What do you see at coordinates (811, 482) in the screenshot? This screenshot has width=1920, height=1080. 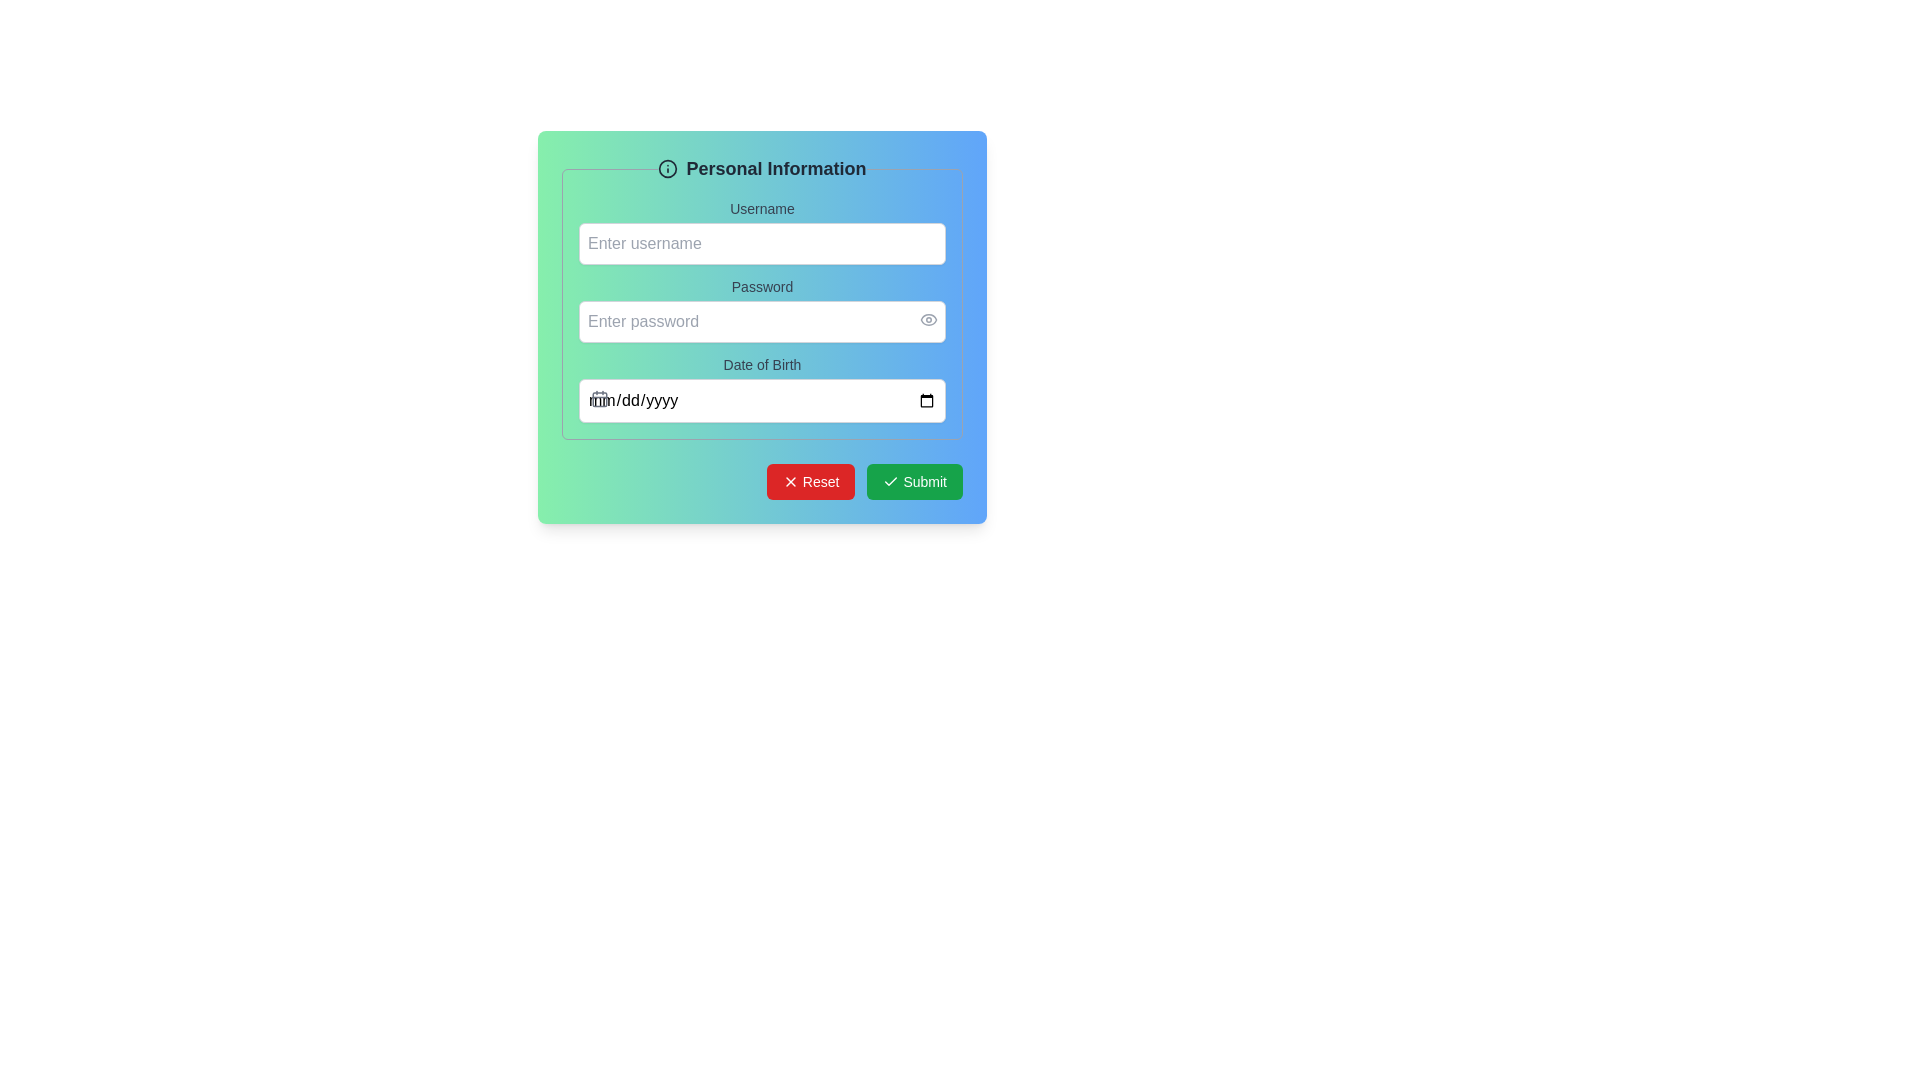 I see `the red 'Reset' button with rounded corners that has a white text label and an 'X' icon` at bounding box center [811, 482].